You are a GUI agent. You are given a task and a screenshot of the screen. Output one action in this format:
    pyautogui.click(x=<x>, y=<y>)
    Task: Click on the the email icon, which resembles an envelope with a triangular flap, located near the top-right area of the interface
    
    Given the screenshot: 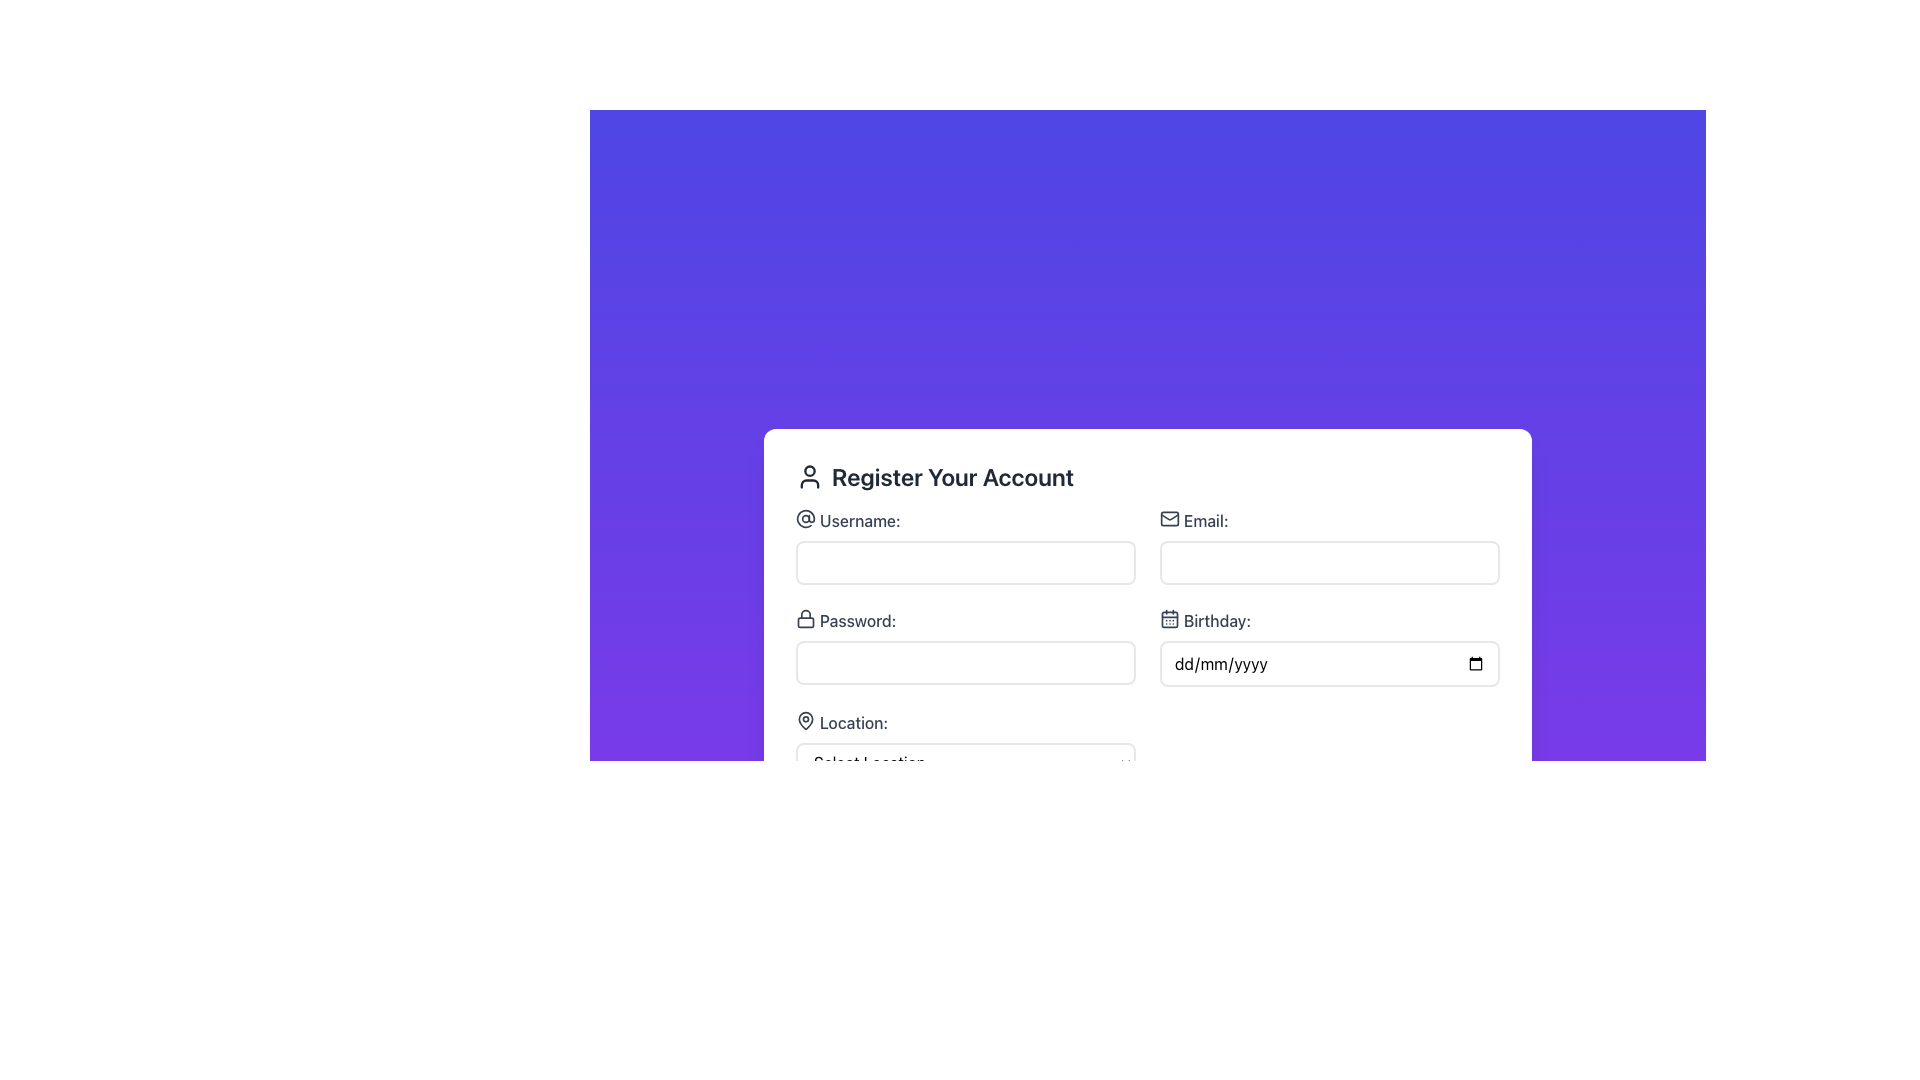 What is the action you would take?
    pyautogui.click(x=1170, y=515)
    